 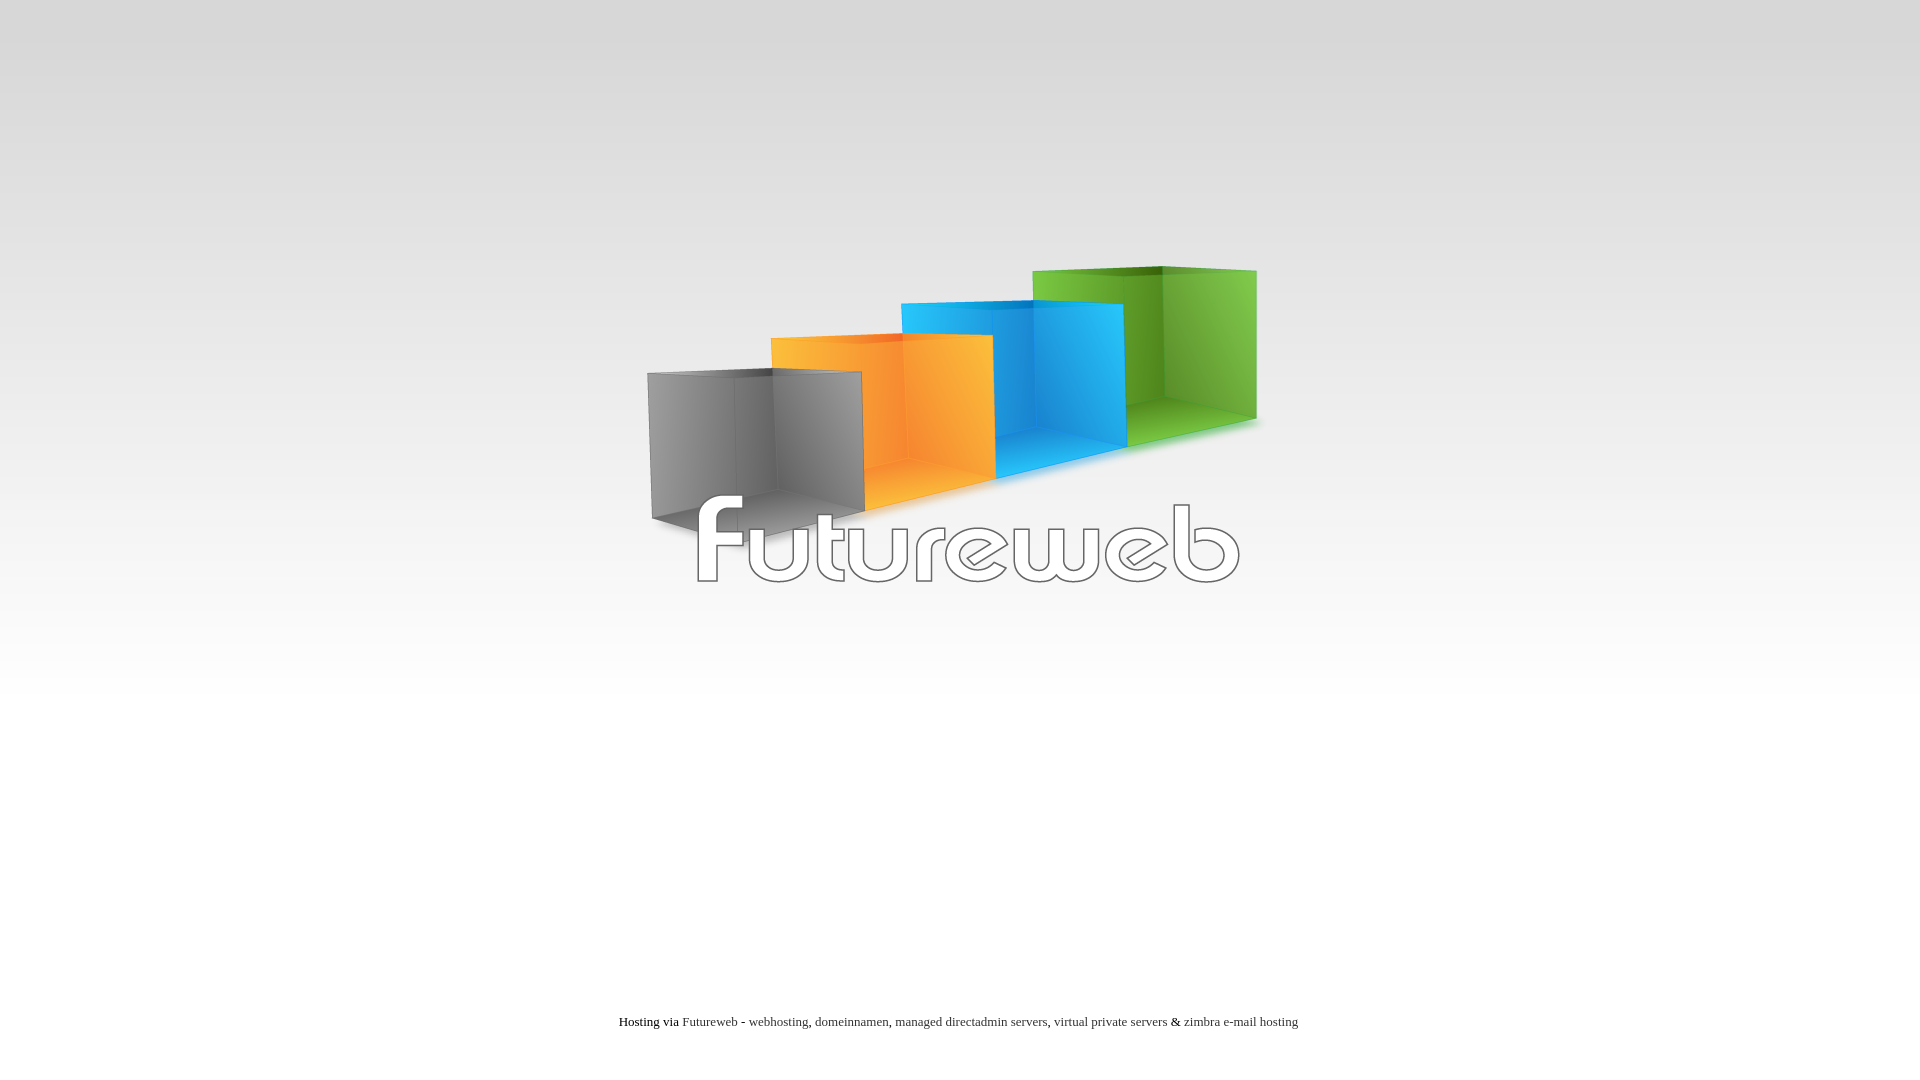 What do you see at coordinates (1109, 1021) in the screenshot?
I see `'virtual private servers'` at bounding box center [1109, 1021].